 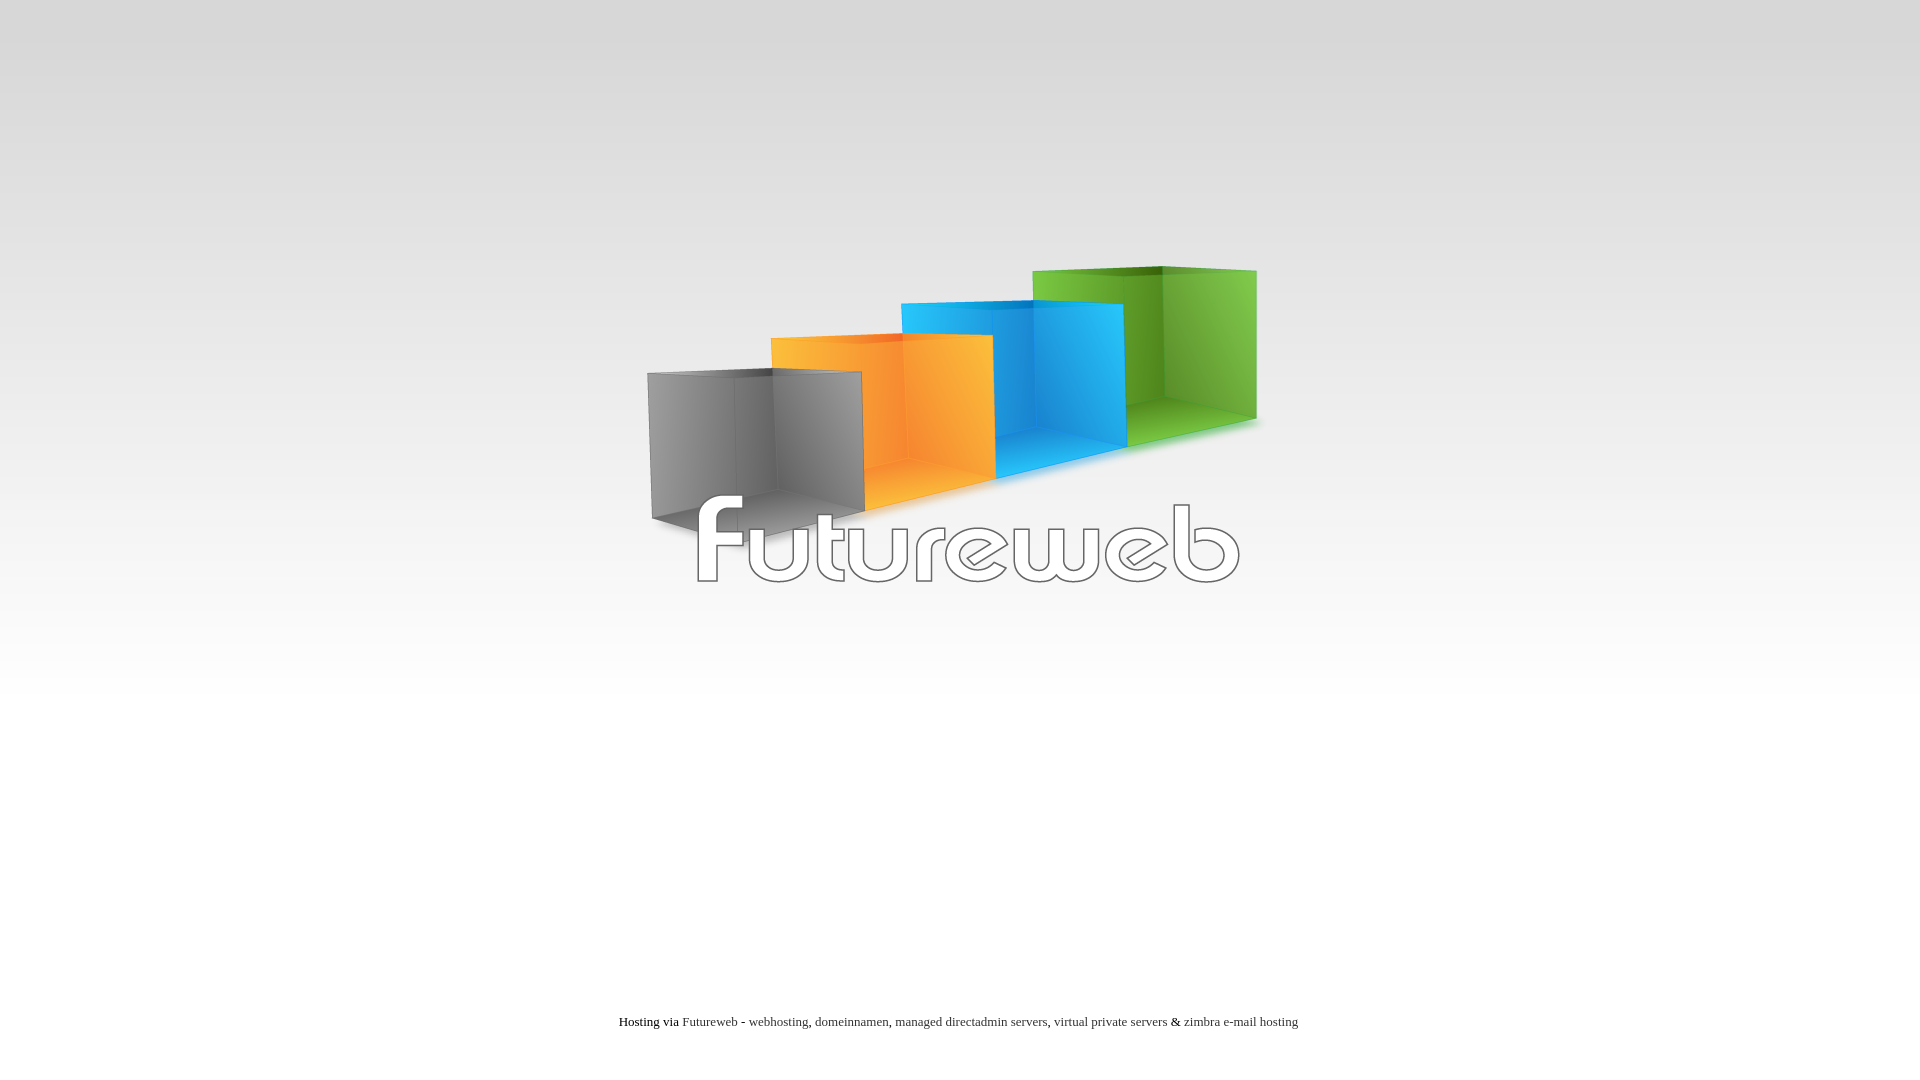 What do you see at coordinates (1109, 1021) in the screenshot?
I see `'virtual private servers'` at bounding box center [1109, 1021].